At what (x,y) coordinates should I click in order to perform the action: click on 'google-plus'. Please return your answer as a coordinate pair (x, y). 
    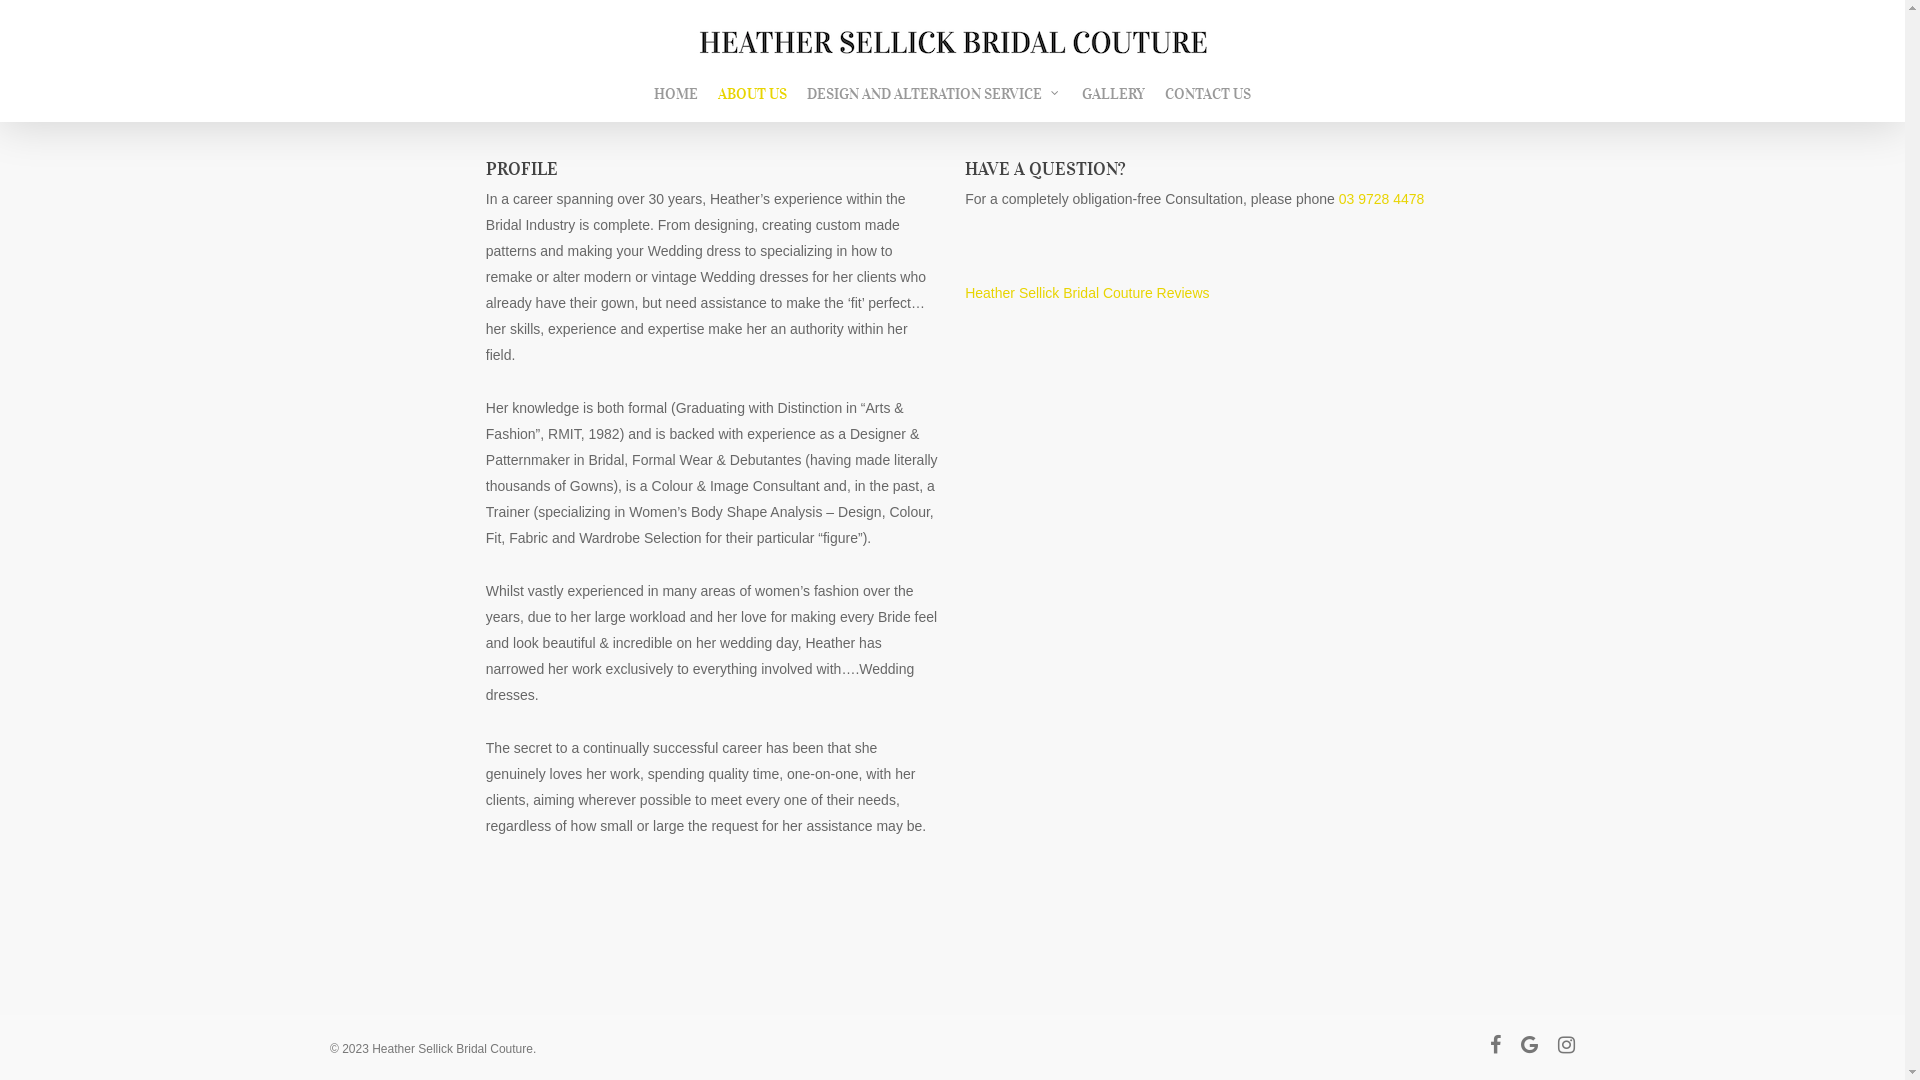
    Looking at the image, I should click on (1528, 1045).